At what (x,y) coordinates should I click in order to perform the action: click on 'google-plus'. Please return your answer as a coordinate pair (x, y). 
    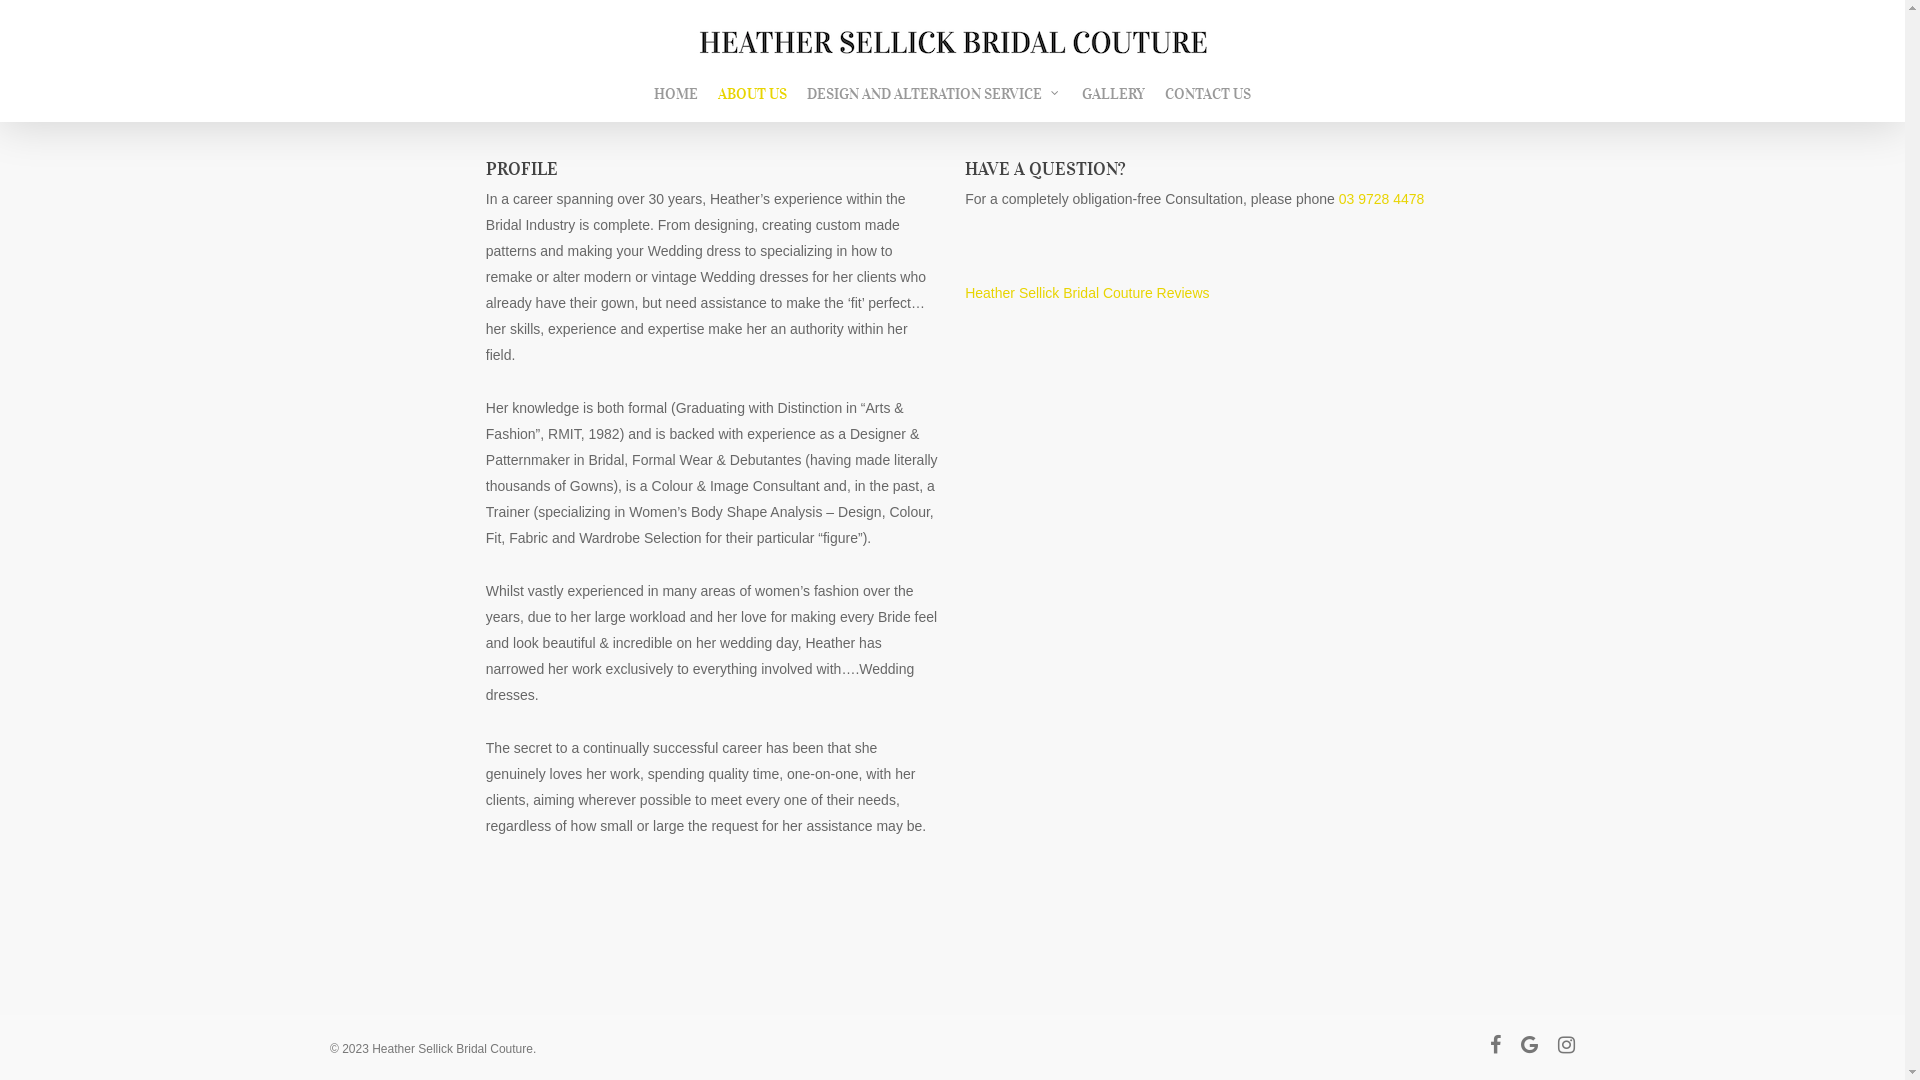
    Looking at the image, I should click on (1528, 1045).